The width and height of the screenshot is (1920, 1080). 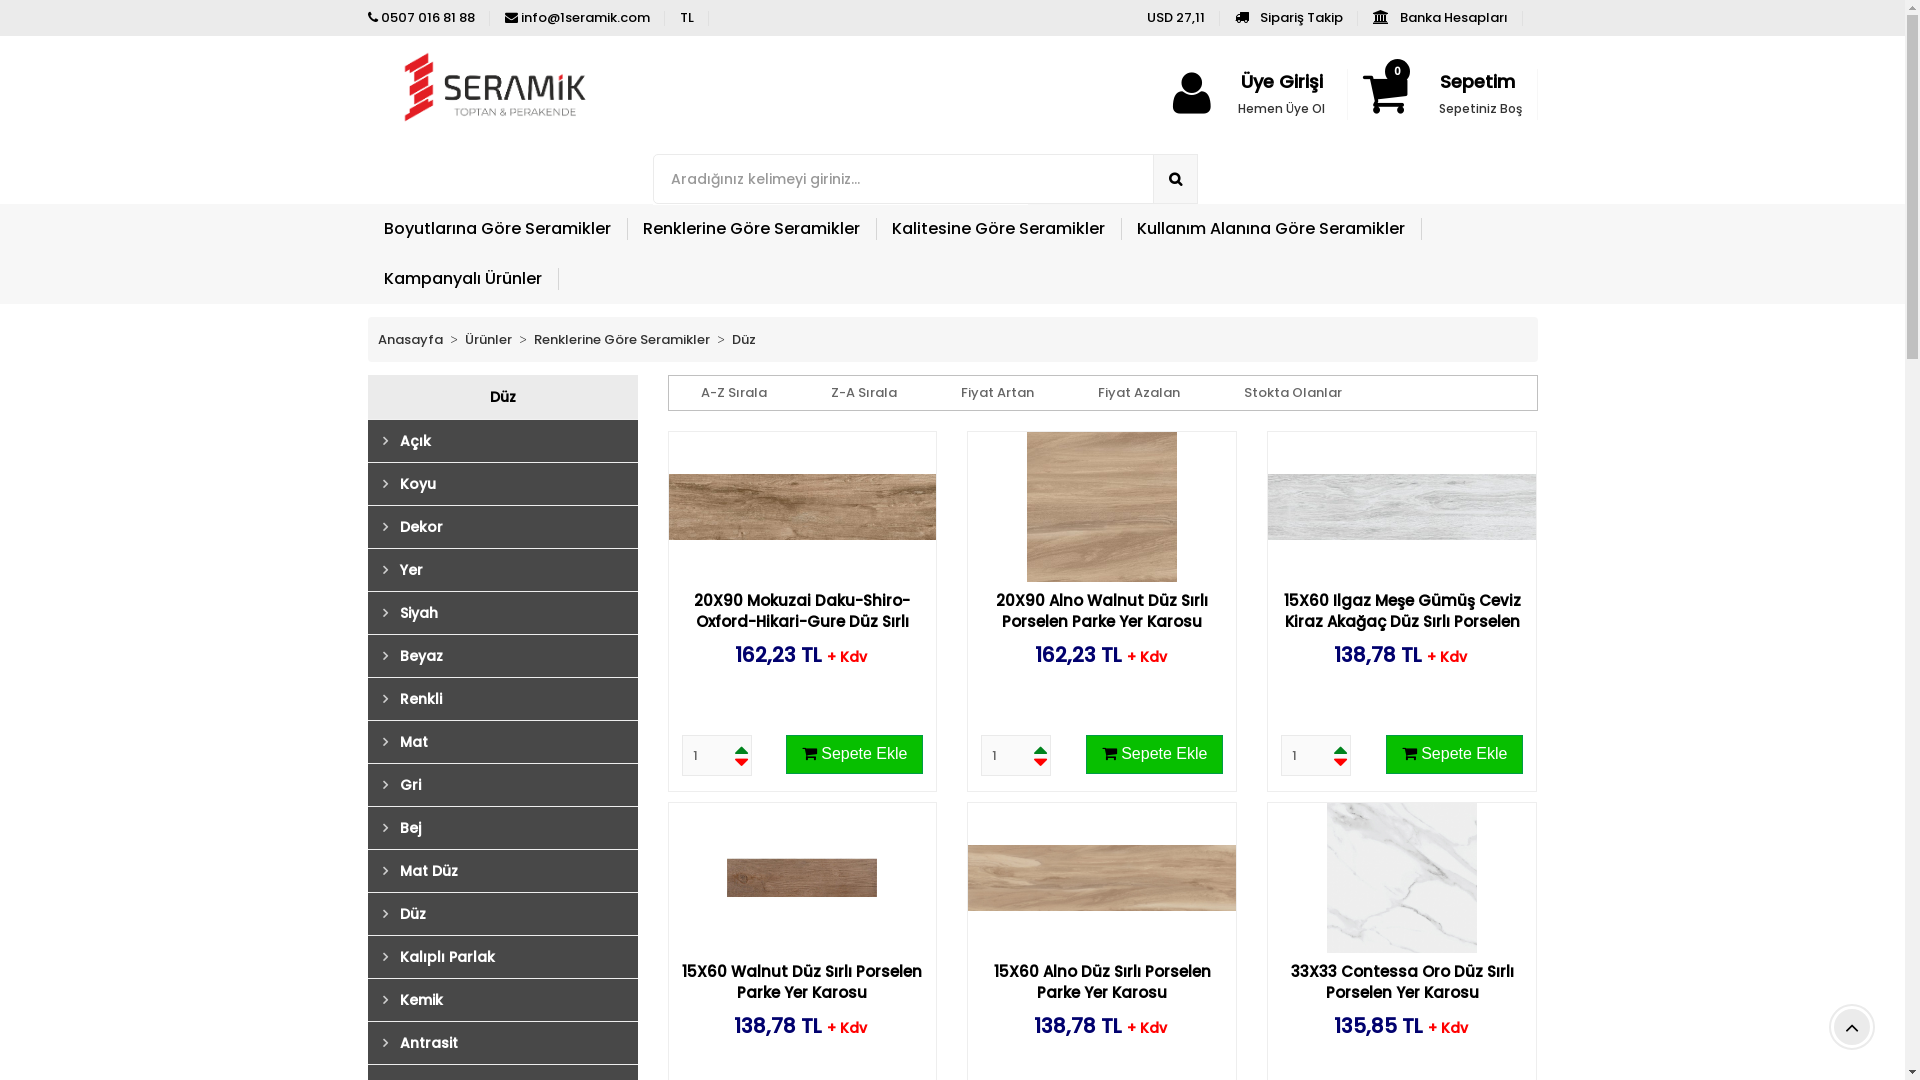 What do you see at coordinates (516, 784) in the screenshot?
I see `'Gri'` at bounding box center [516, 784].